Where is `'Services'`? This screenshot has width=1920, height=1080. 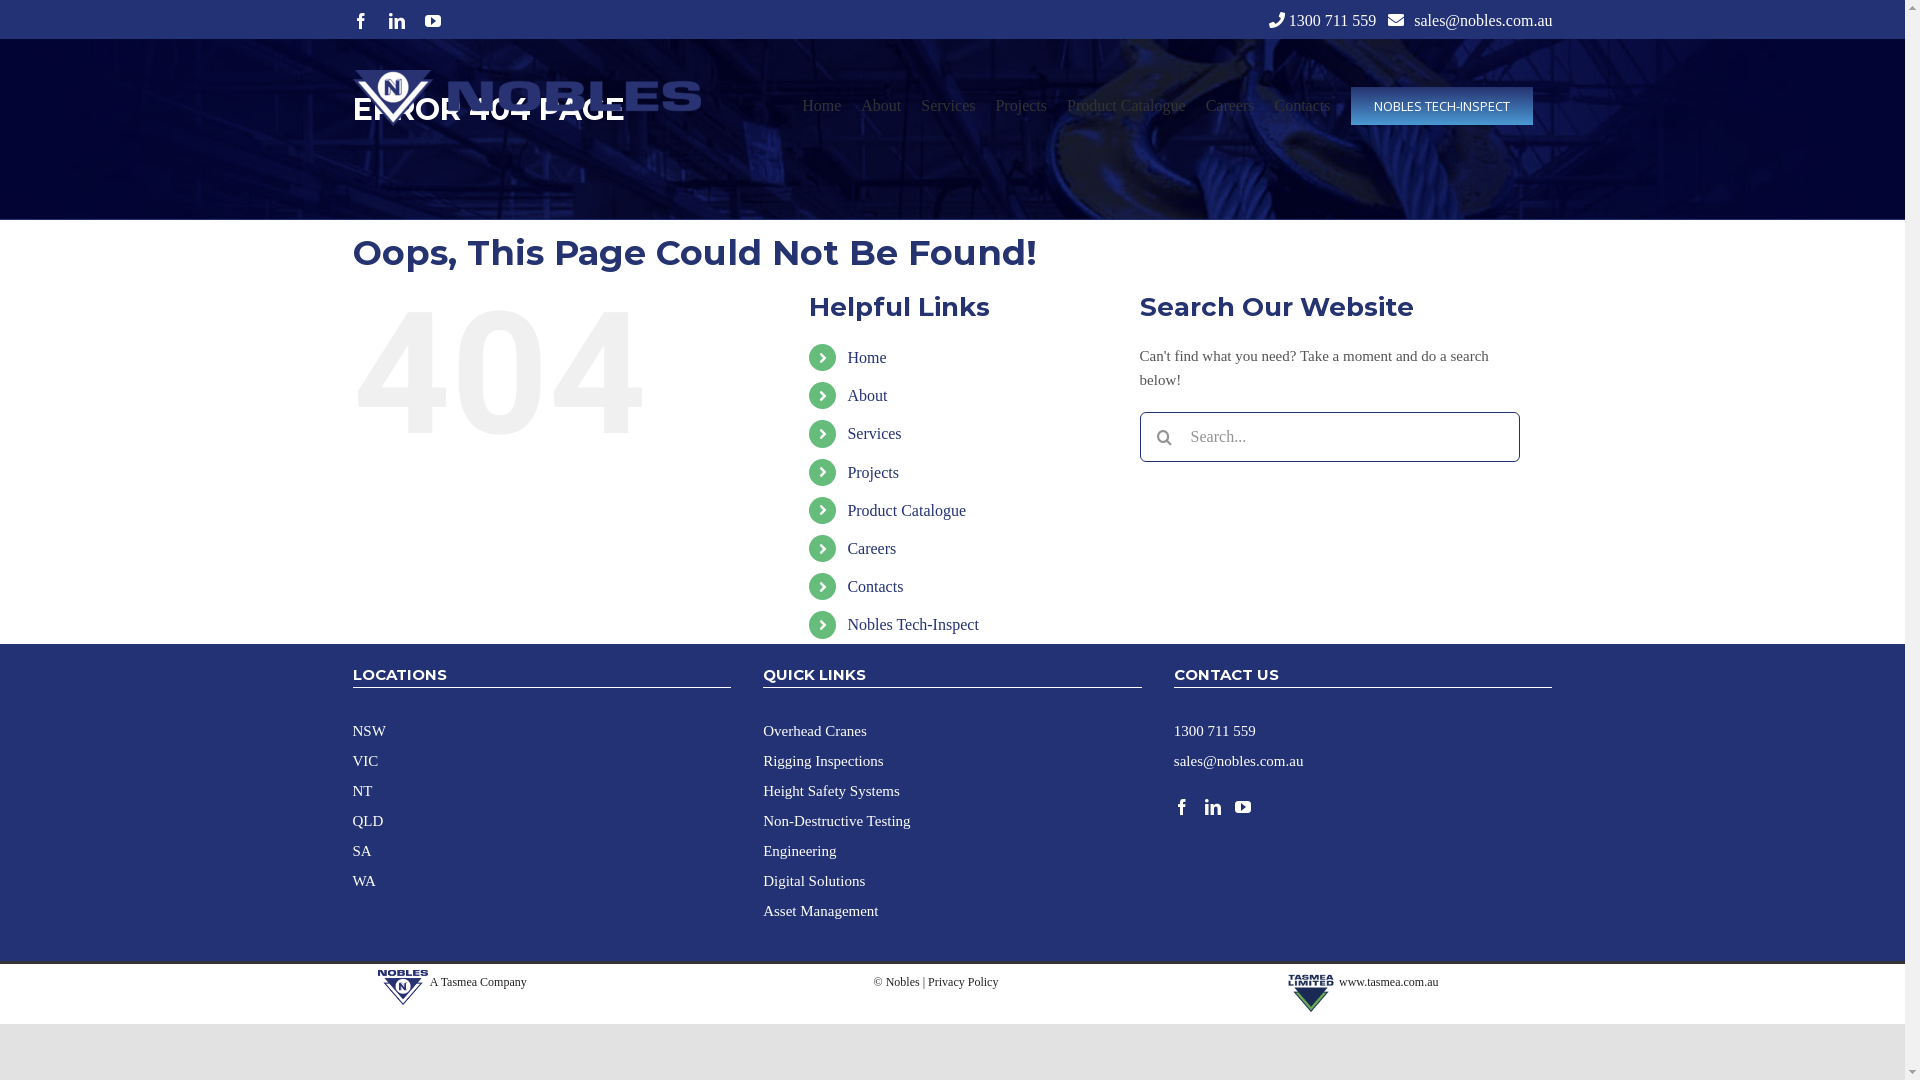 'Services' is located at coordinates (873, 432).